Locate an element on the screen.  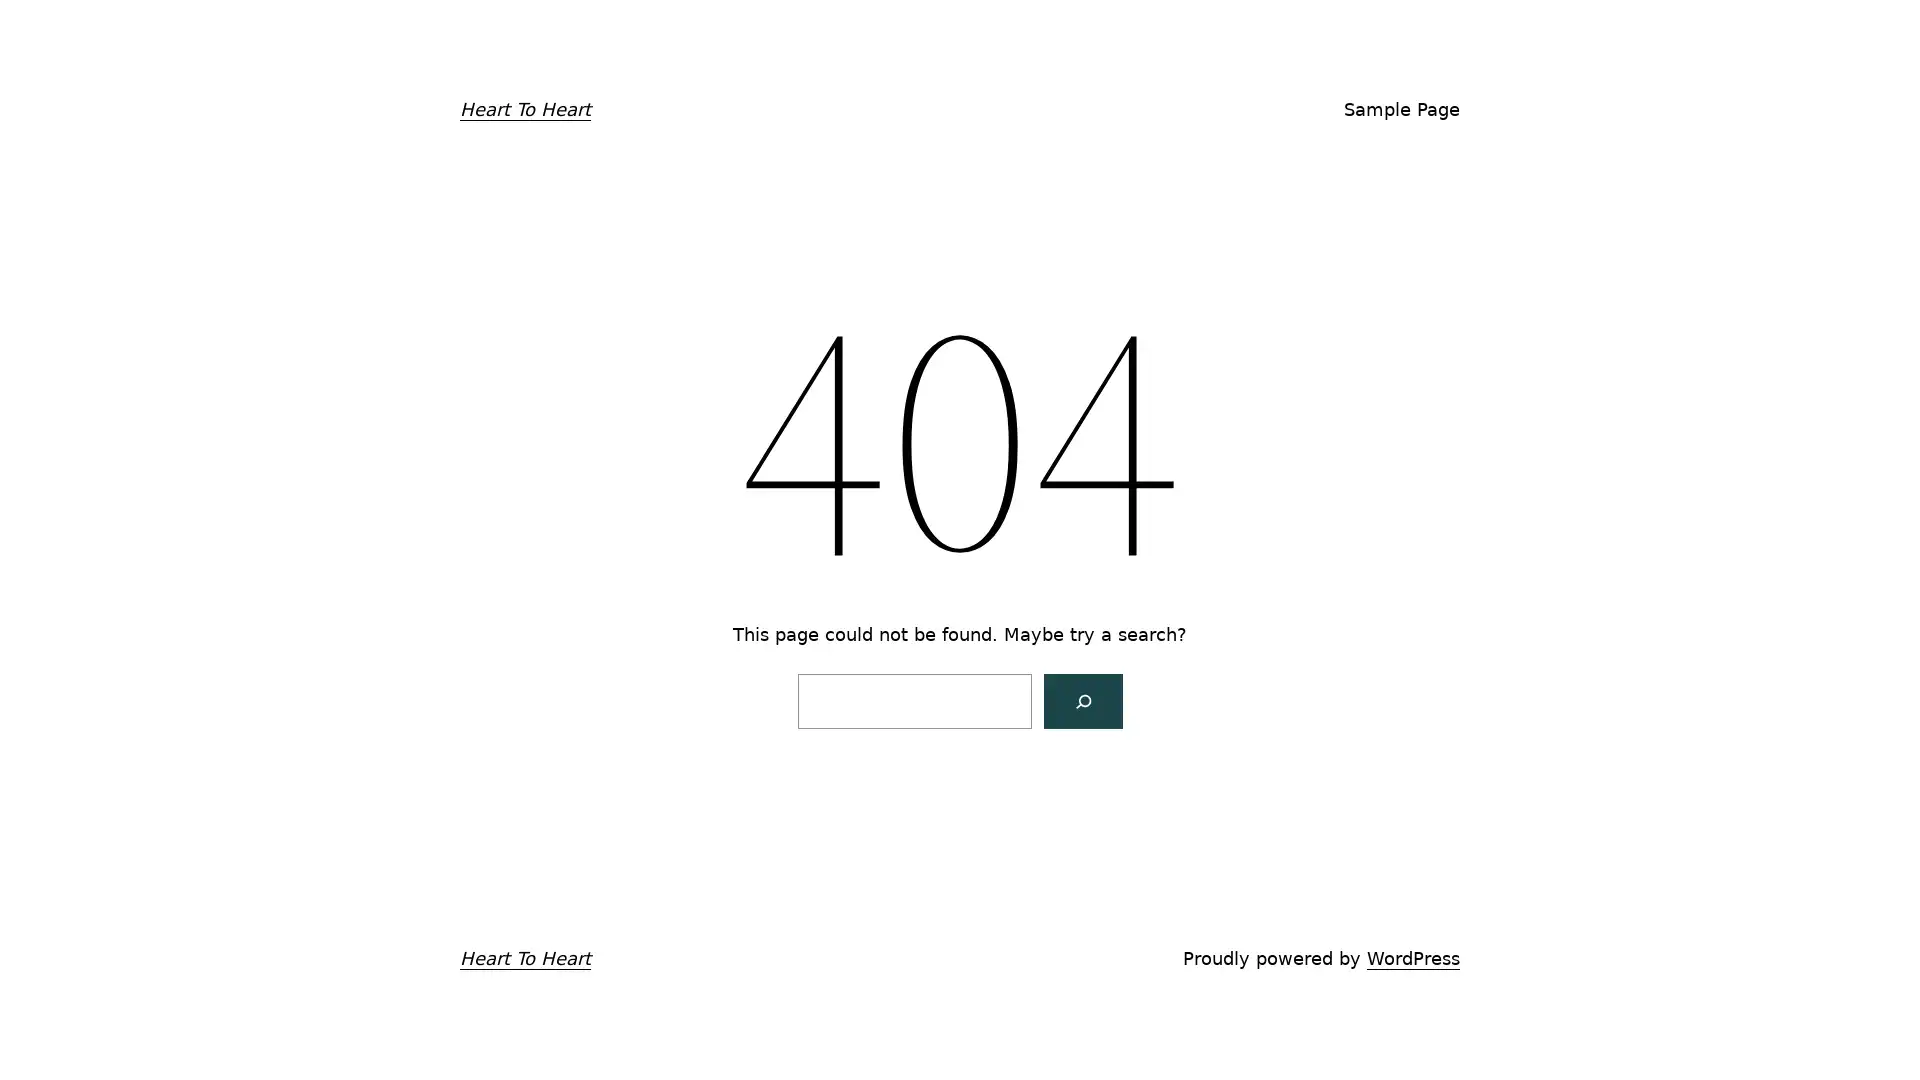
Search is located at coordinates (1081, 699).